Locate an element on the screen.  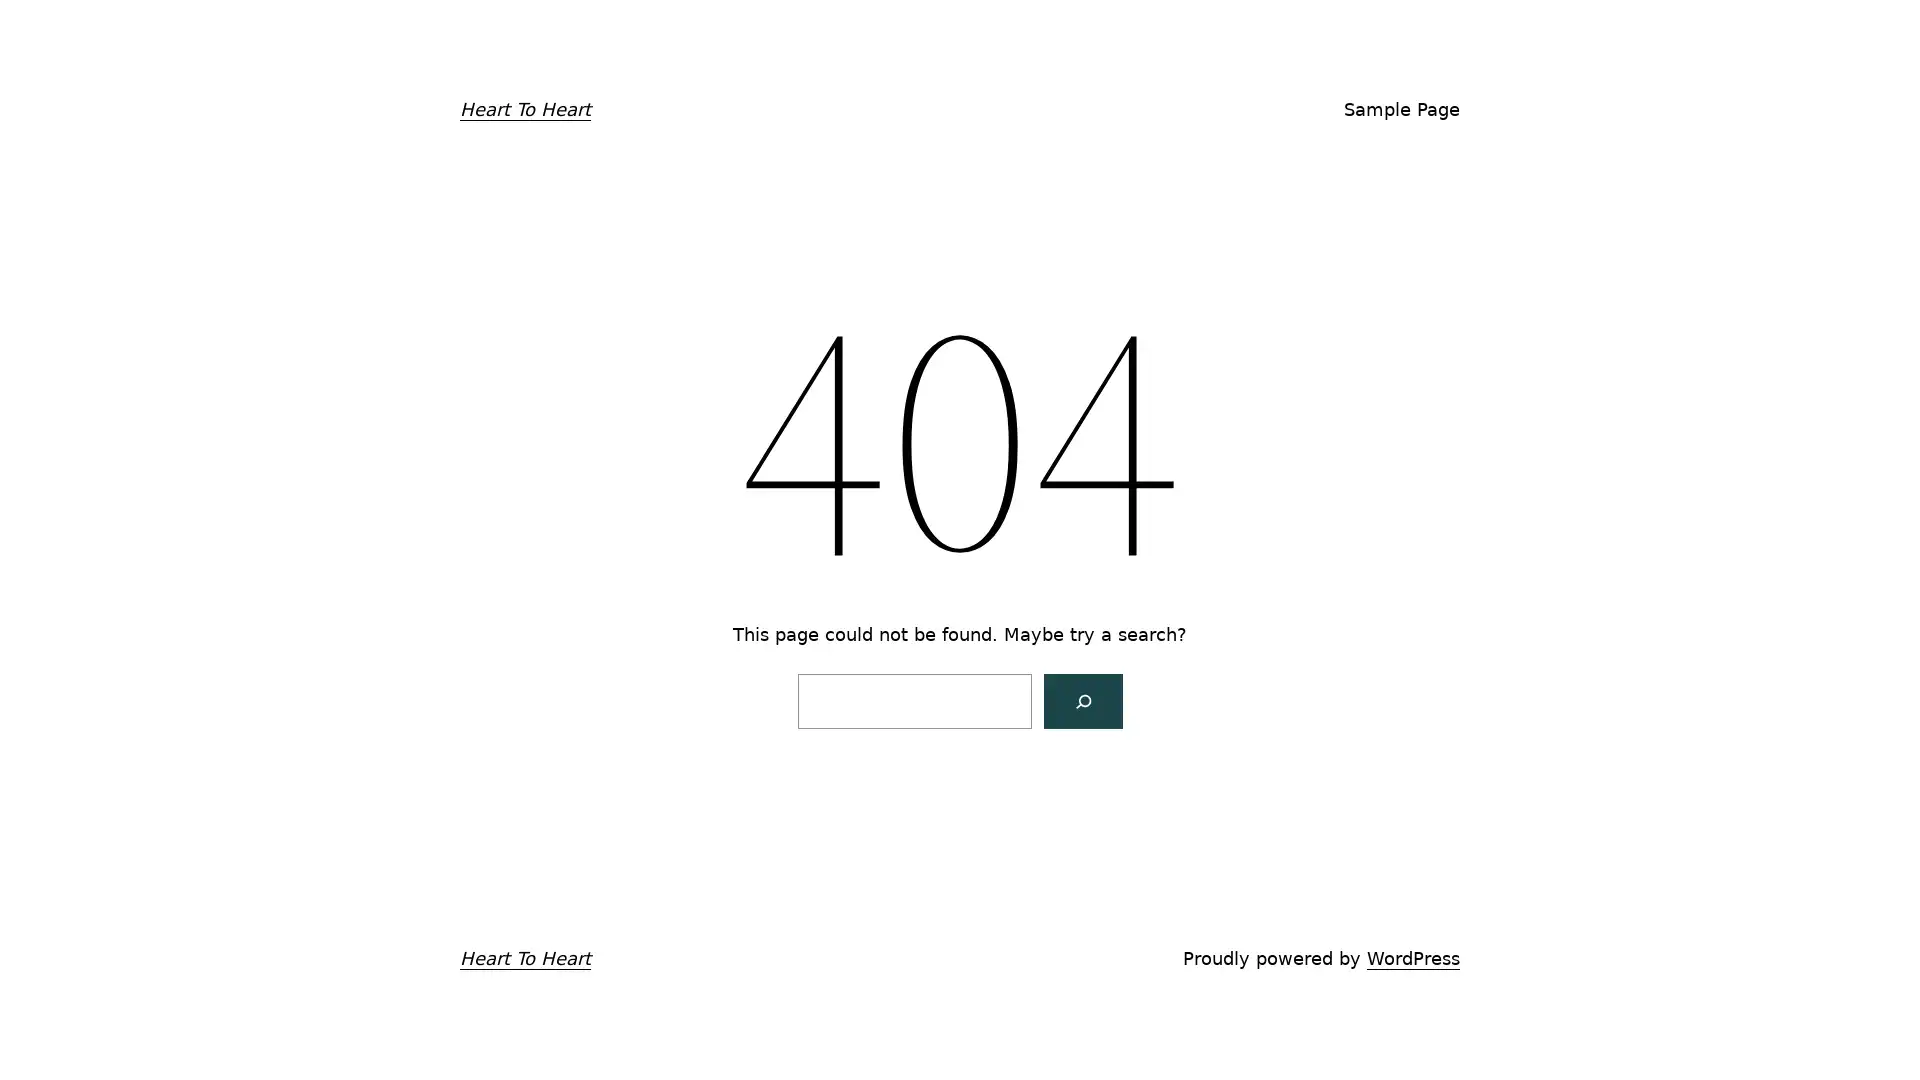
Search is located at coordinates (1081, 699).